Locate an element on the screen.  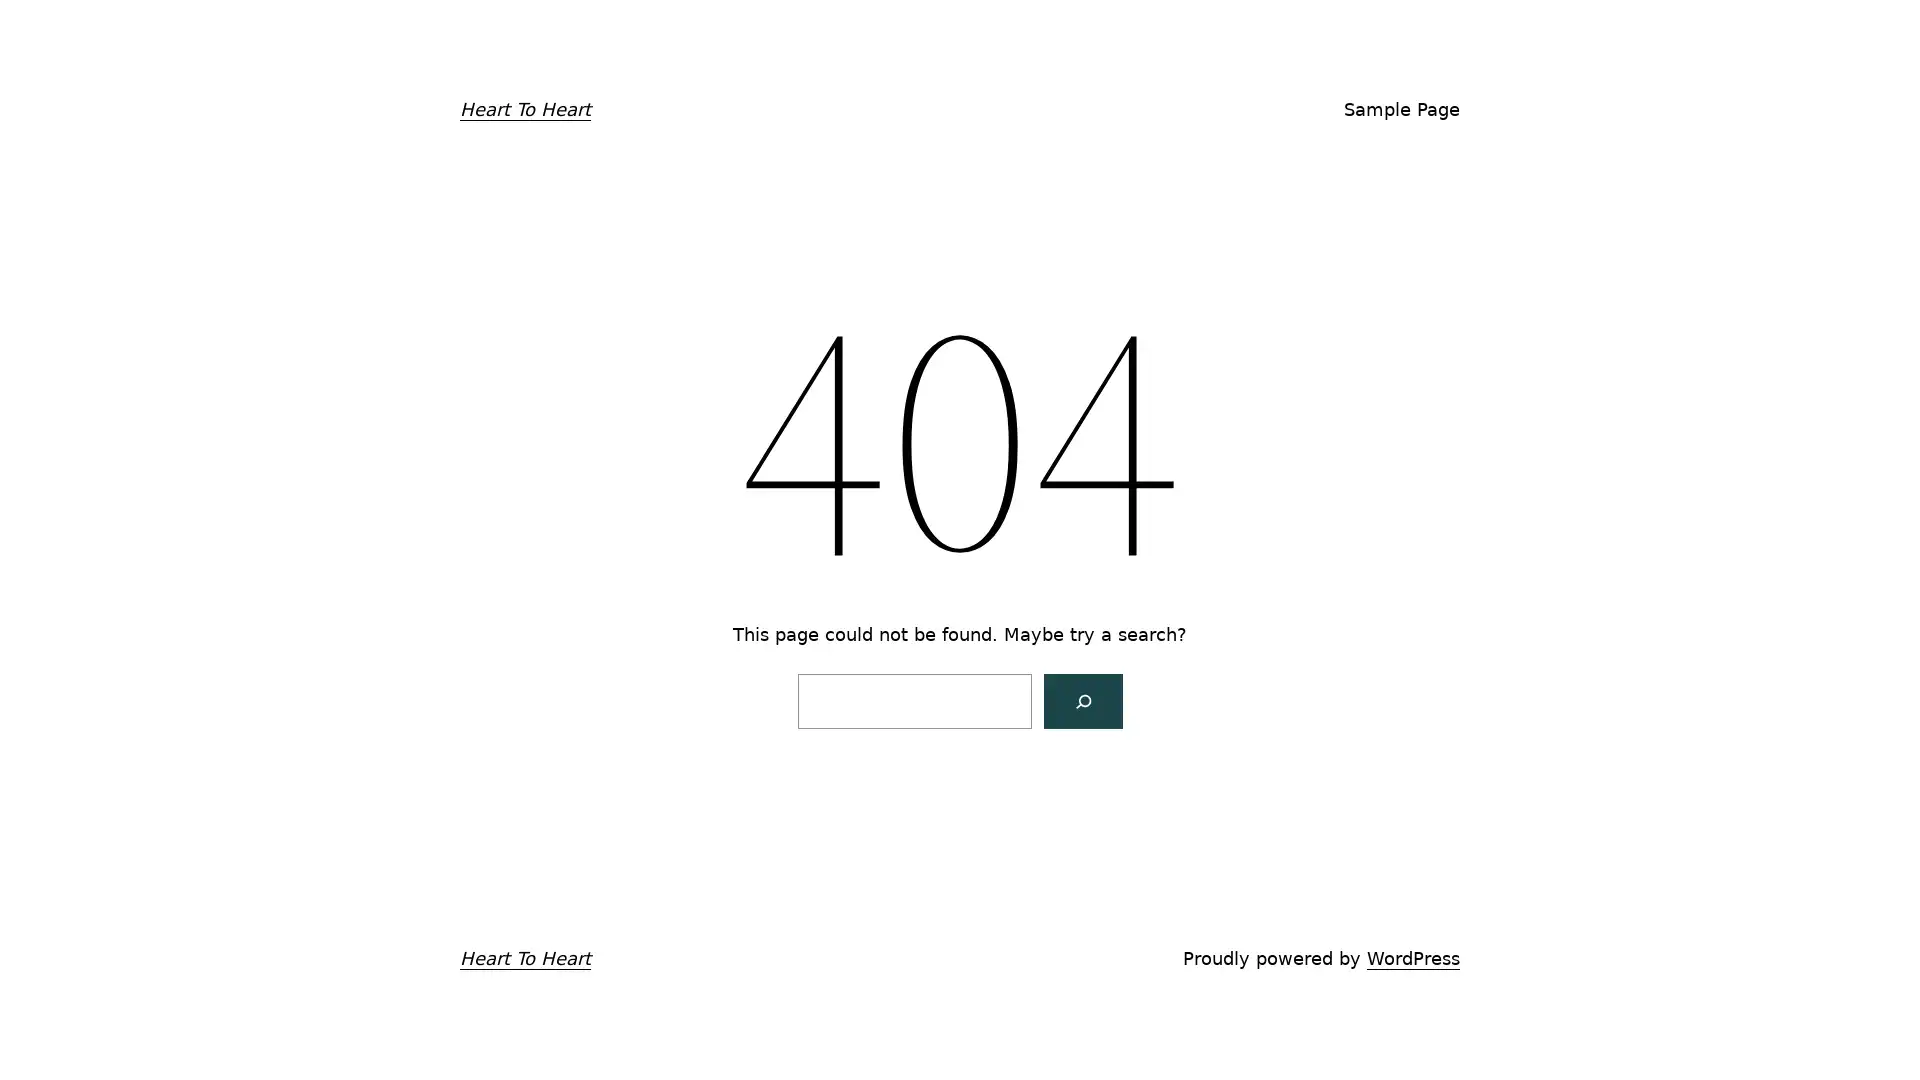
Search is located at coordinates (1081, 699).